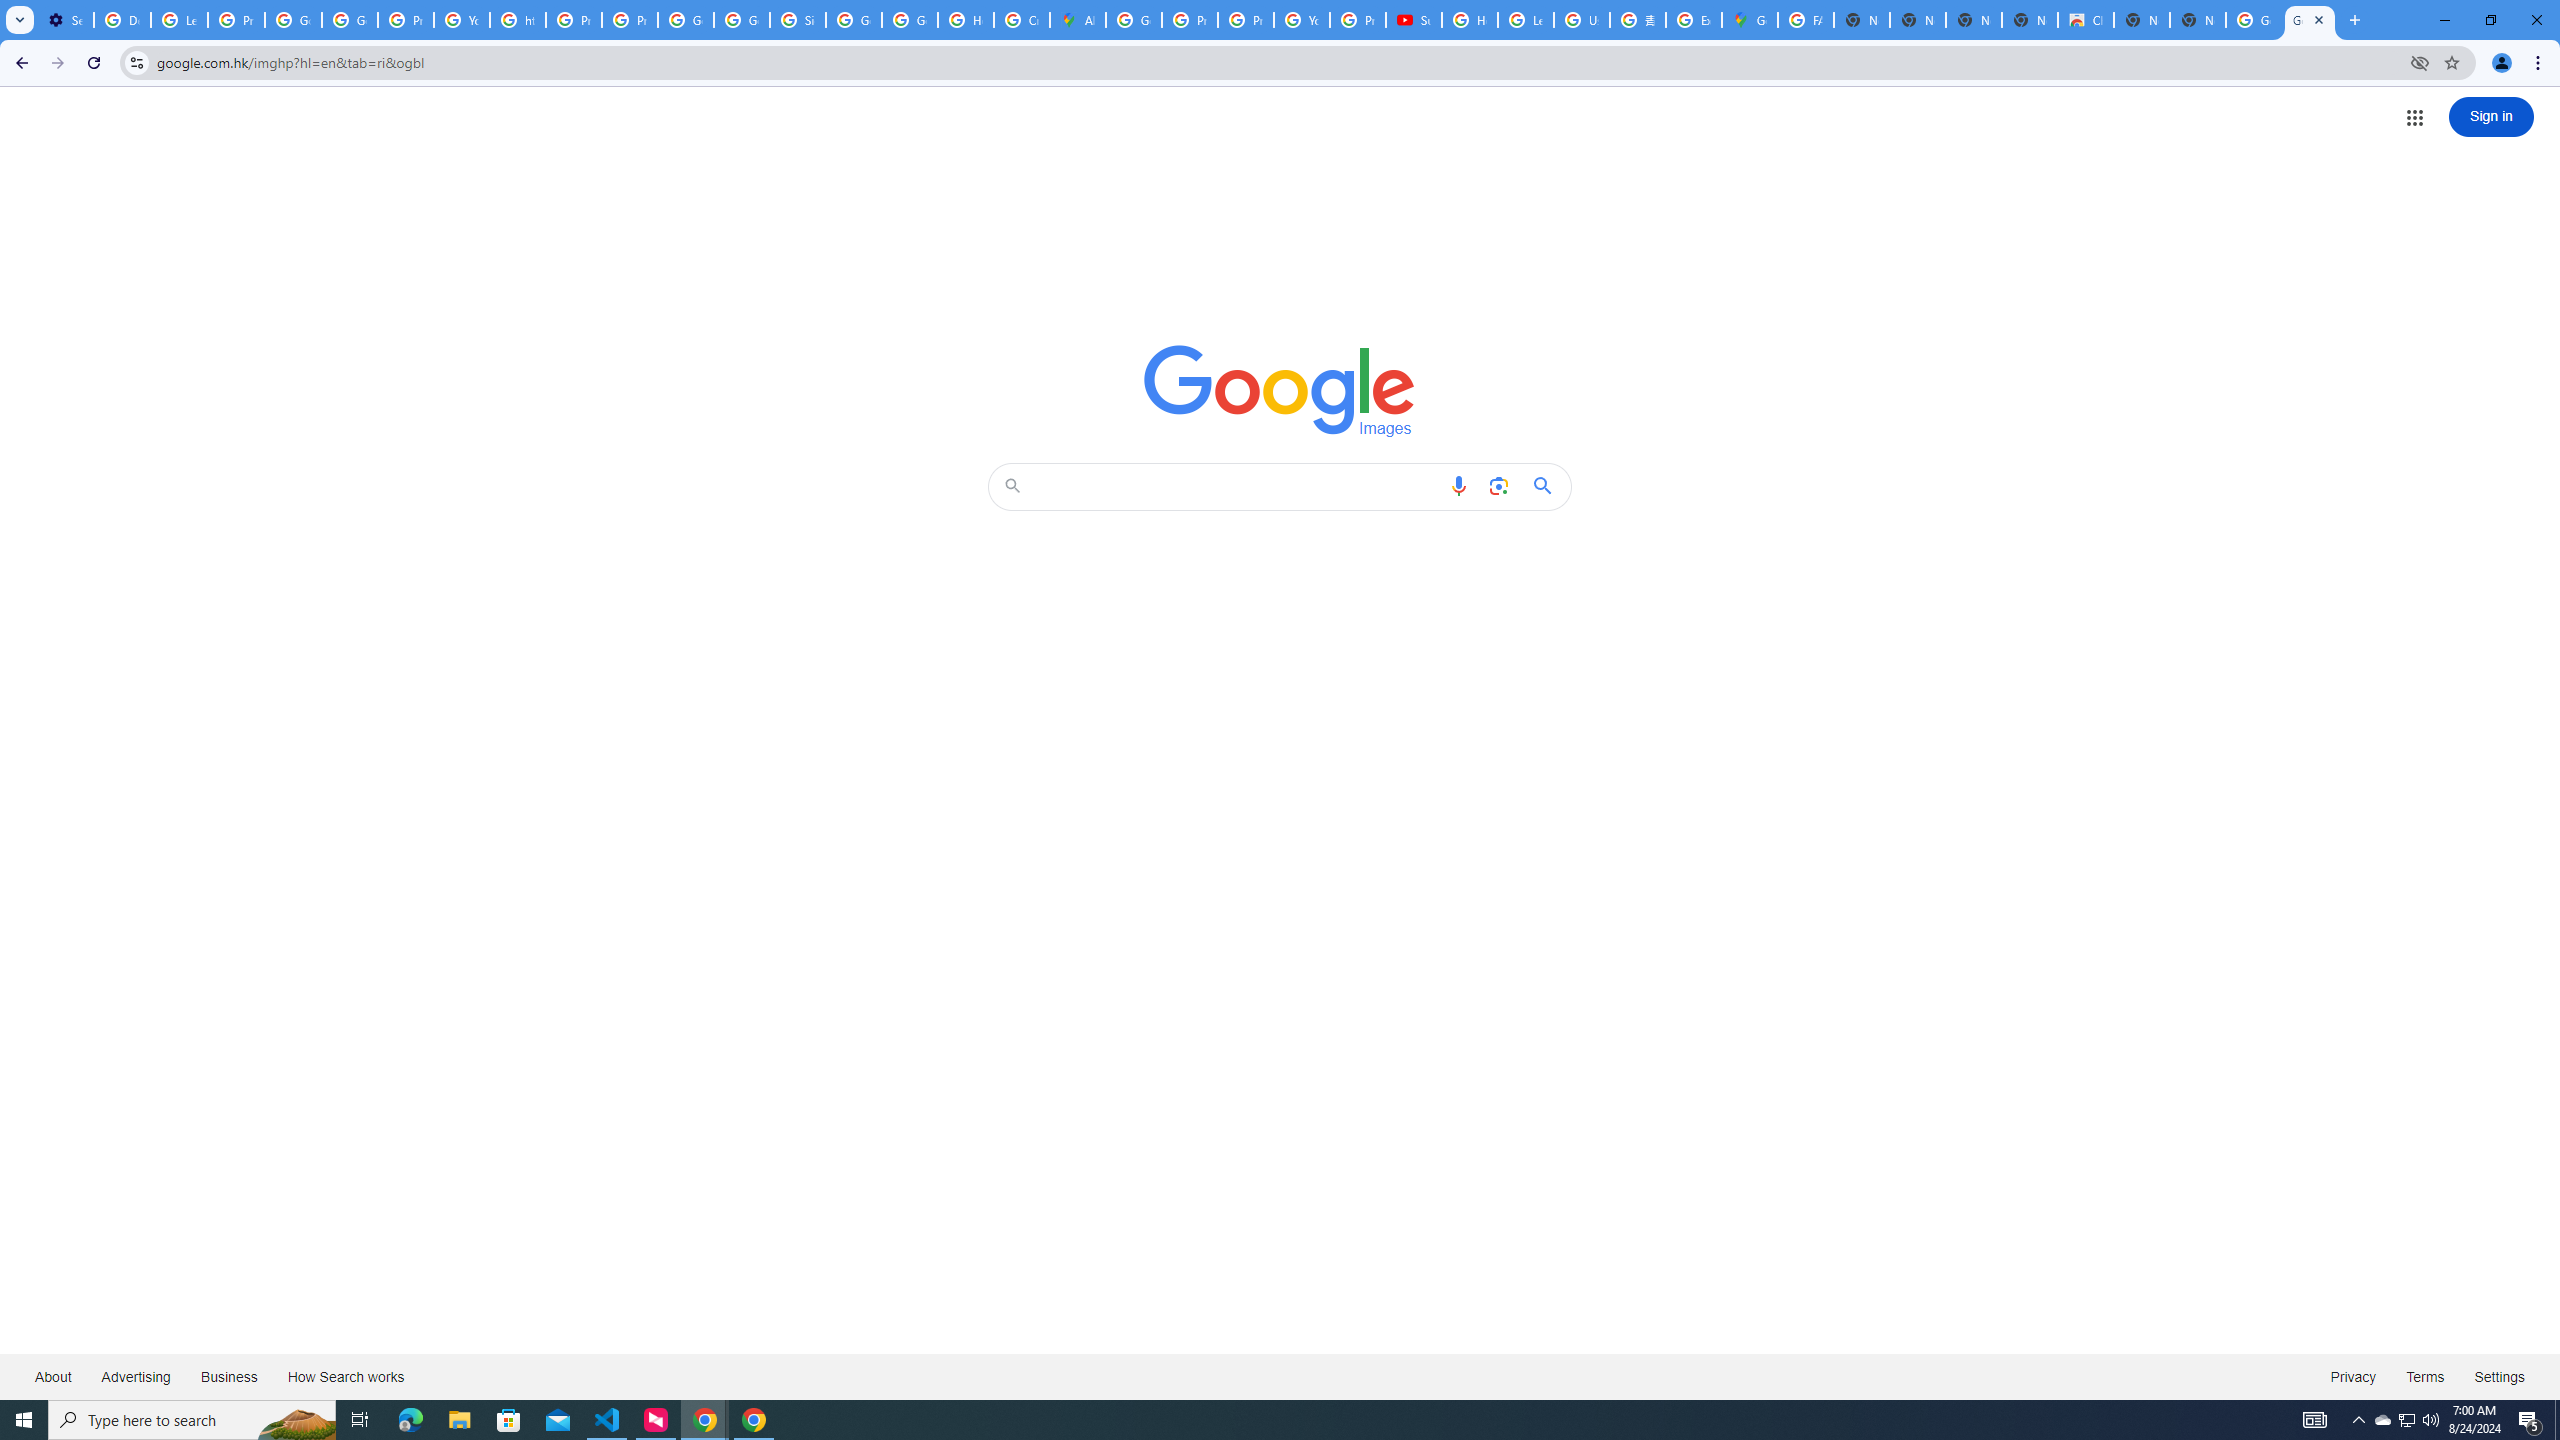 The height and width of the screenshot is (1440, 2560). Describe the element at coordinates (2084, 19) in the screenshot. I see `'Chrome Web Store'` at that location.